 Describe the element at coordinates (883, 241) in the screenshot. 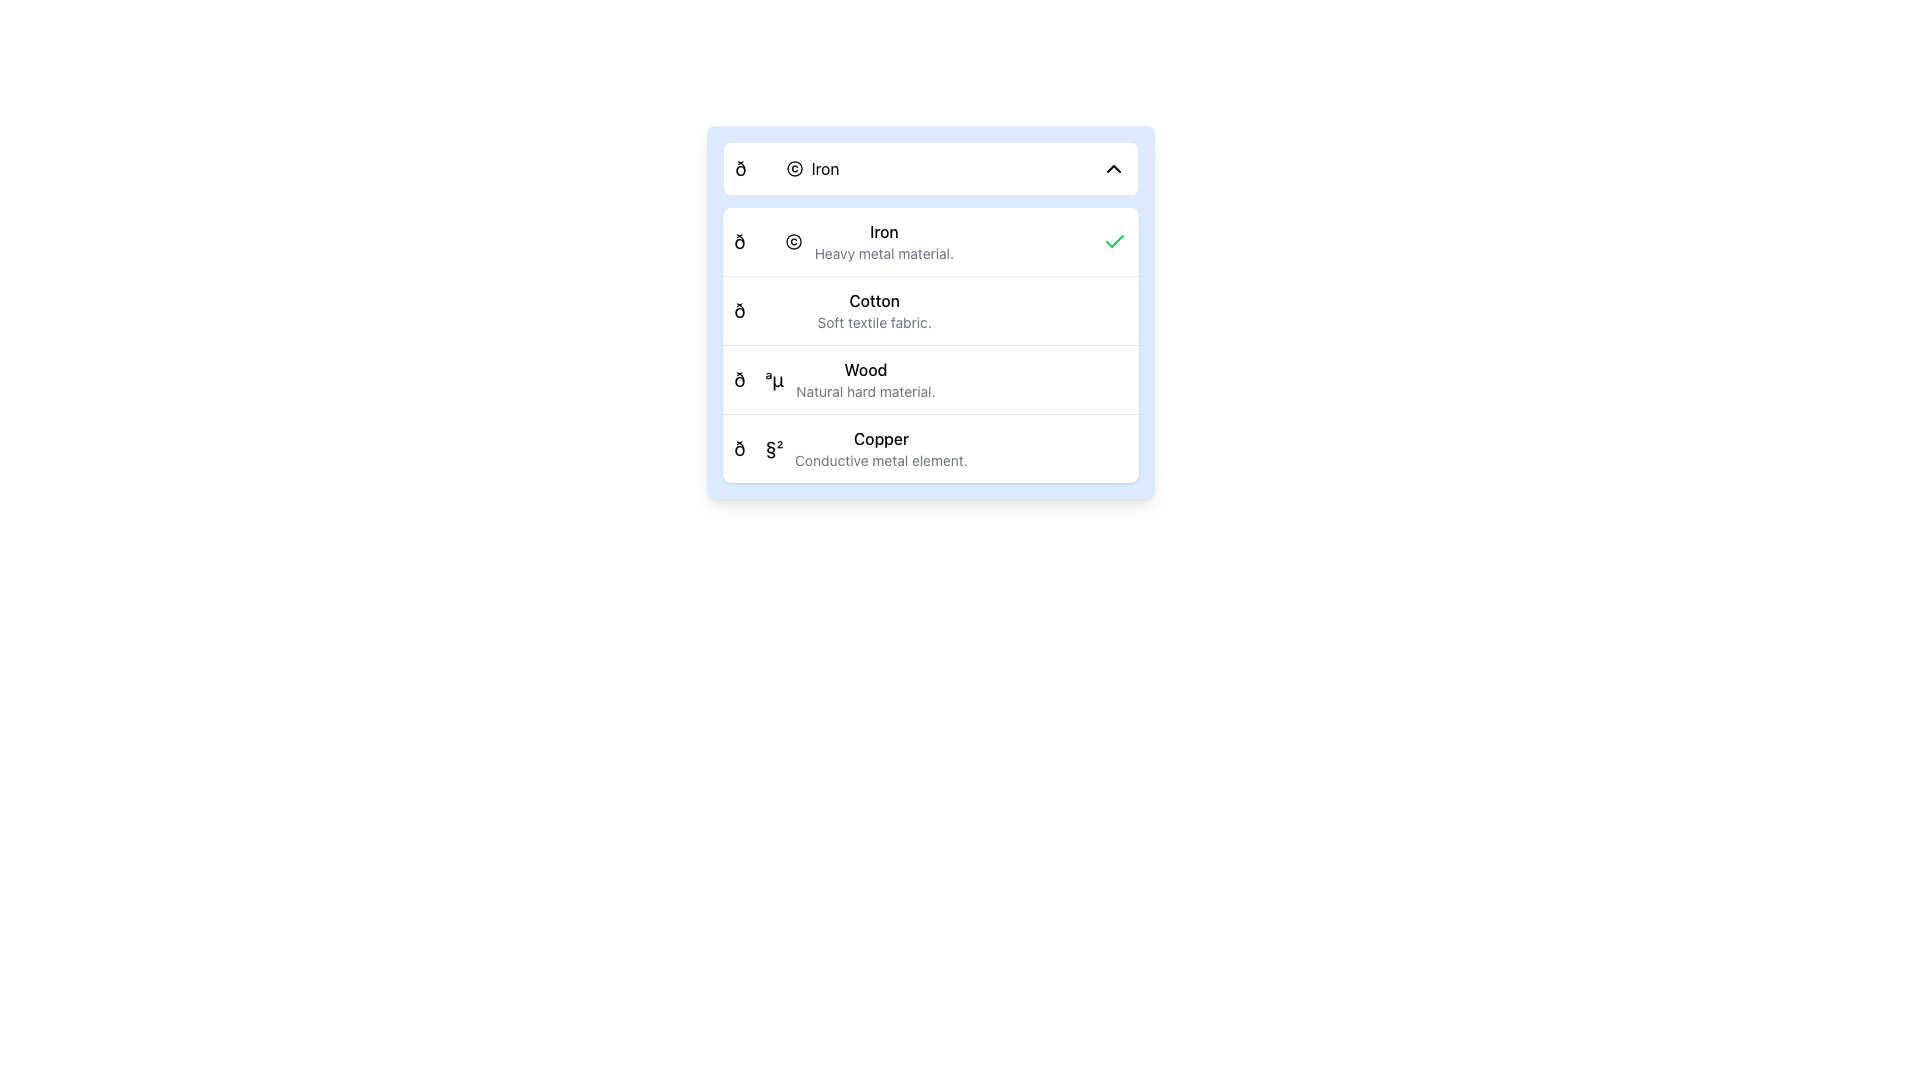

I see `the text block displaying 'Iron' in bold and 'Heavy metal material.' in smaller grey text, which is the second row in a vertically stacked list of items` at that location.